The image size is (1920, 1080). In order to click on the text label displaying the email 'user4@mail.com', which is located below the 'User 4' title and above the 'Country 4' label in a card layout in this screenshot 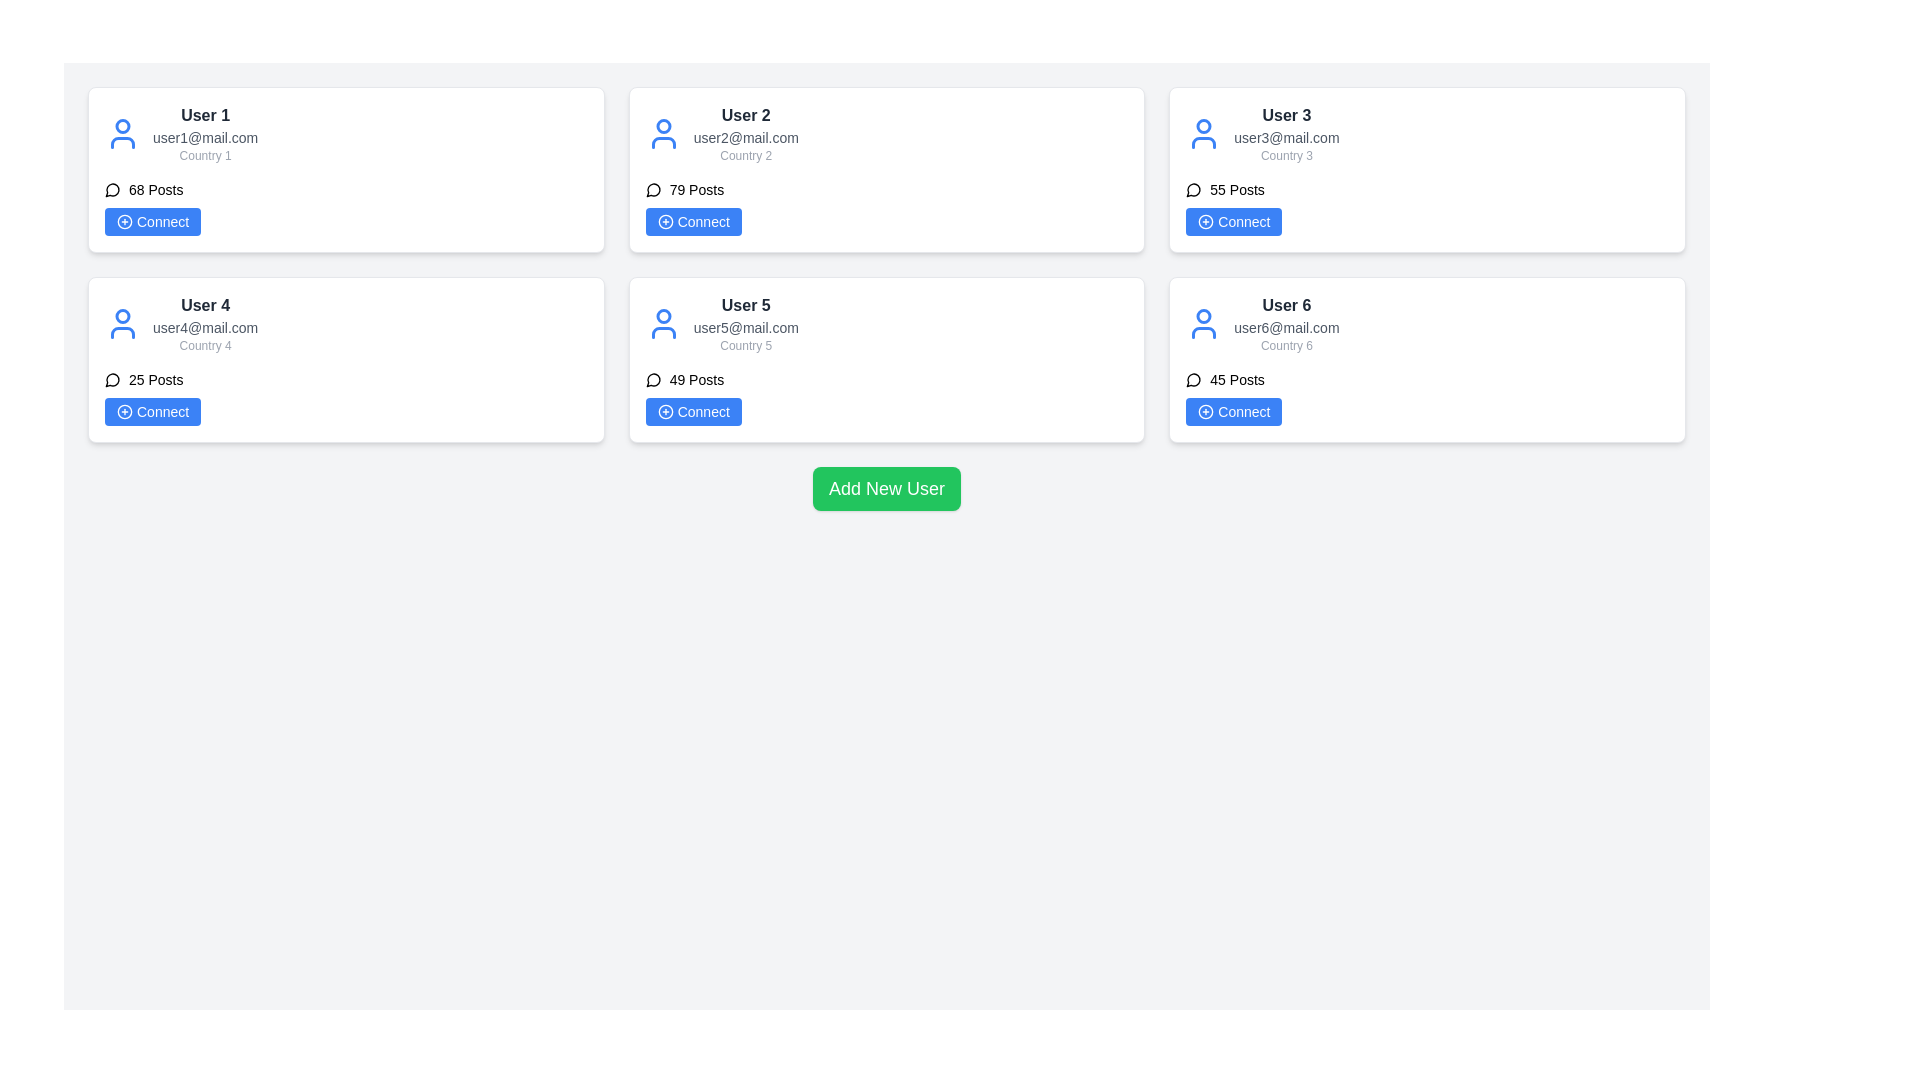, I will do `click(205, 326)`.